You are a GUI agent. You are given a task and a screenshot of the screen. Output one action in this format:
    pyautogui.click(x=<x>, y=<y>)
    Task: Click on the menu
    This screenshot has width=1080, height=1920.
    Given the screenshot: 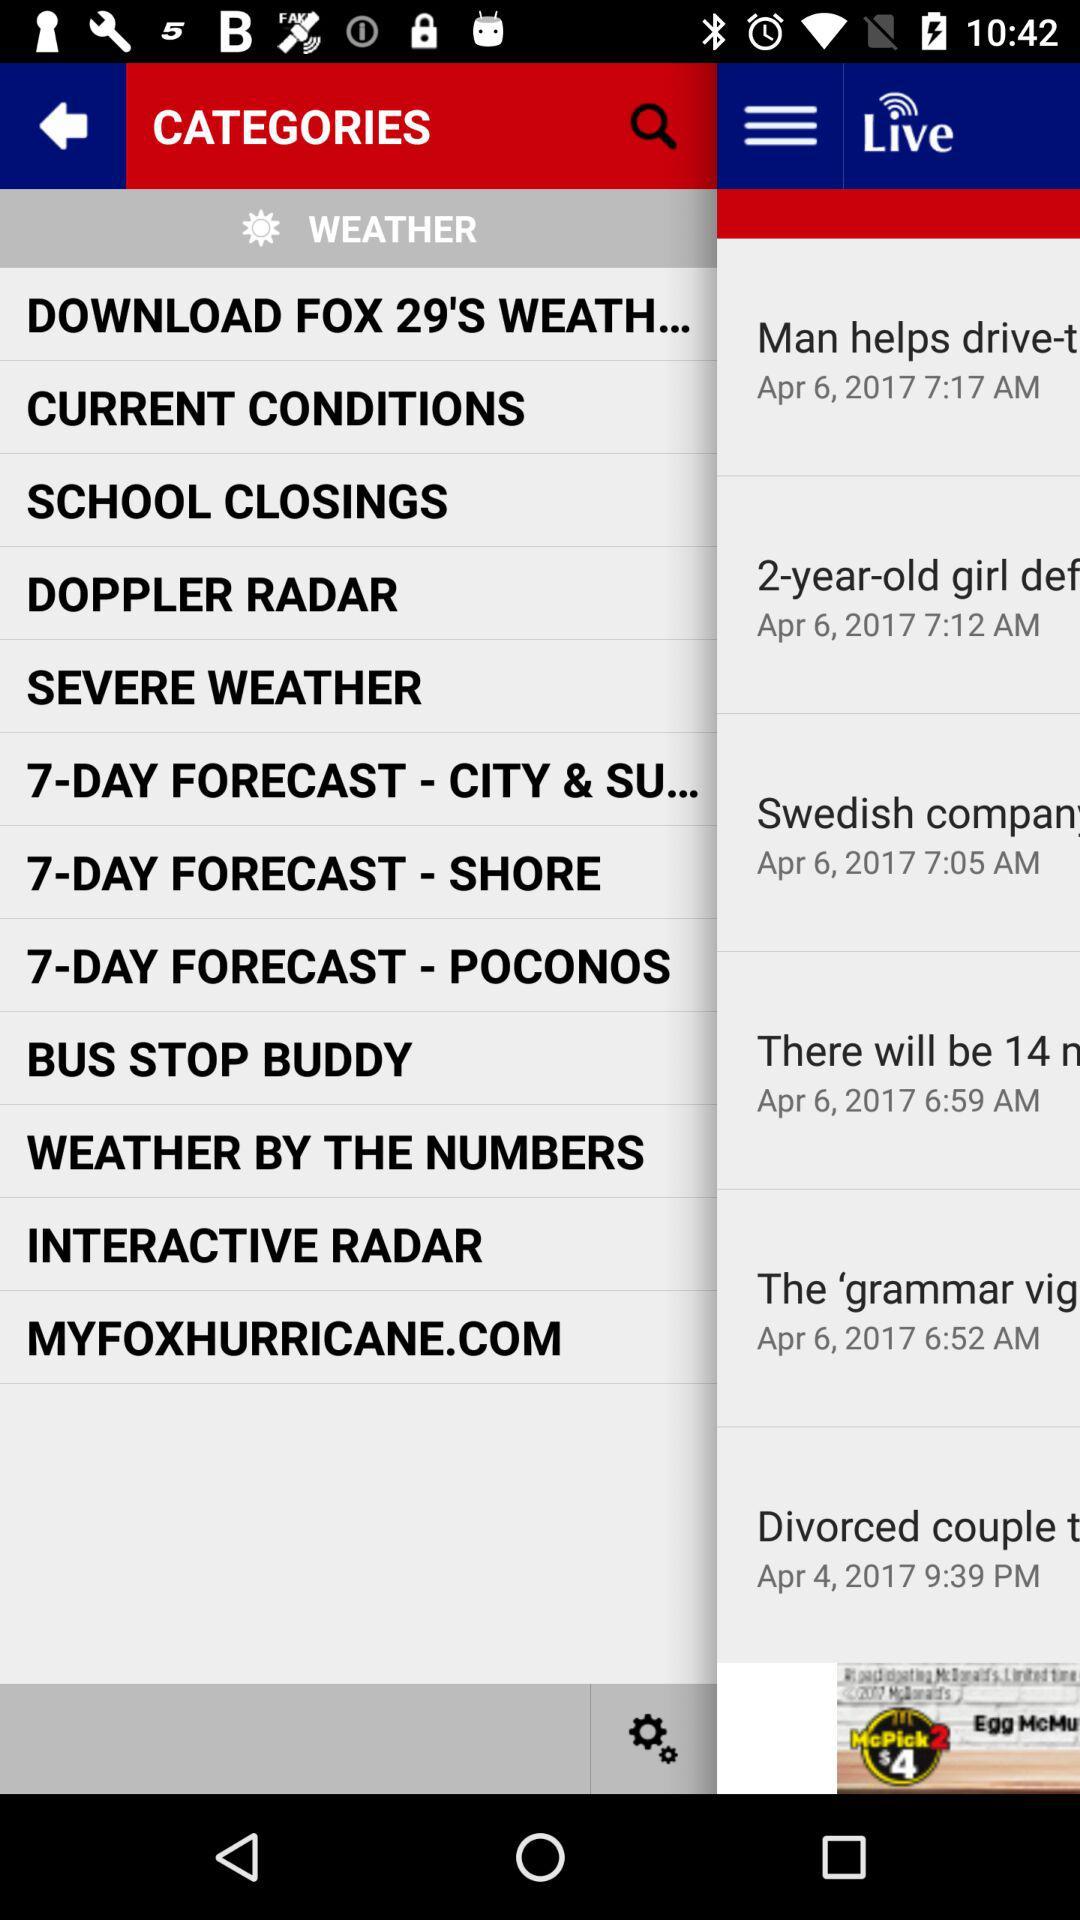 What is the action you would take?
    pyautogui.click(x=778, y=124)
    